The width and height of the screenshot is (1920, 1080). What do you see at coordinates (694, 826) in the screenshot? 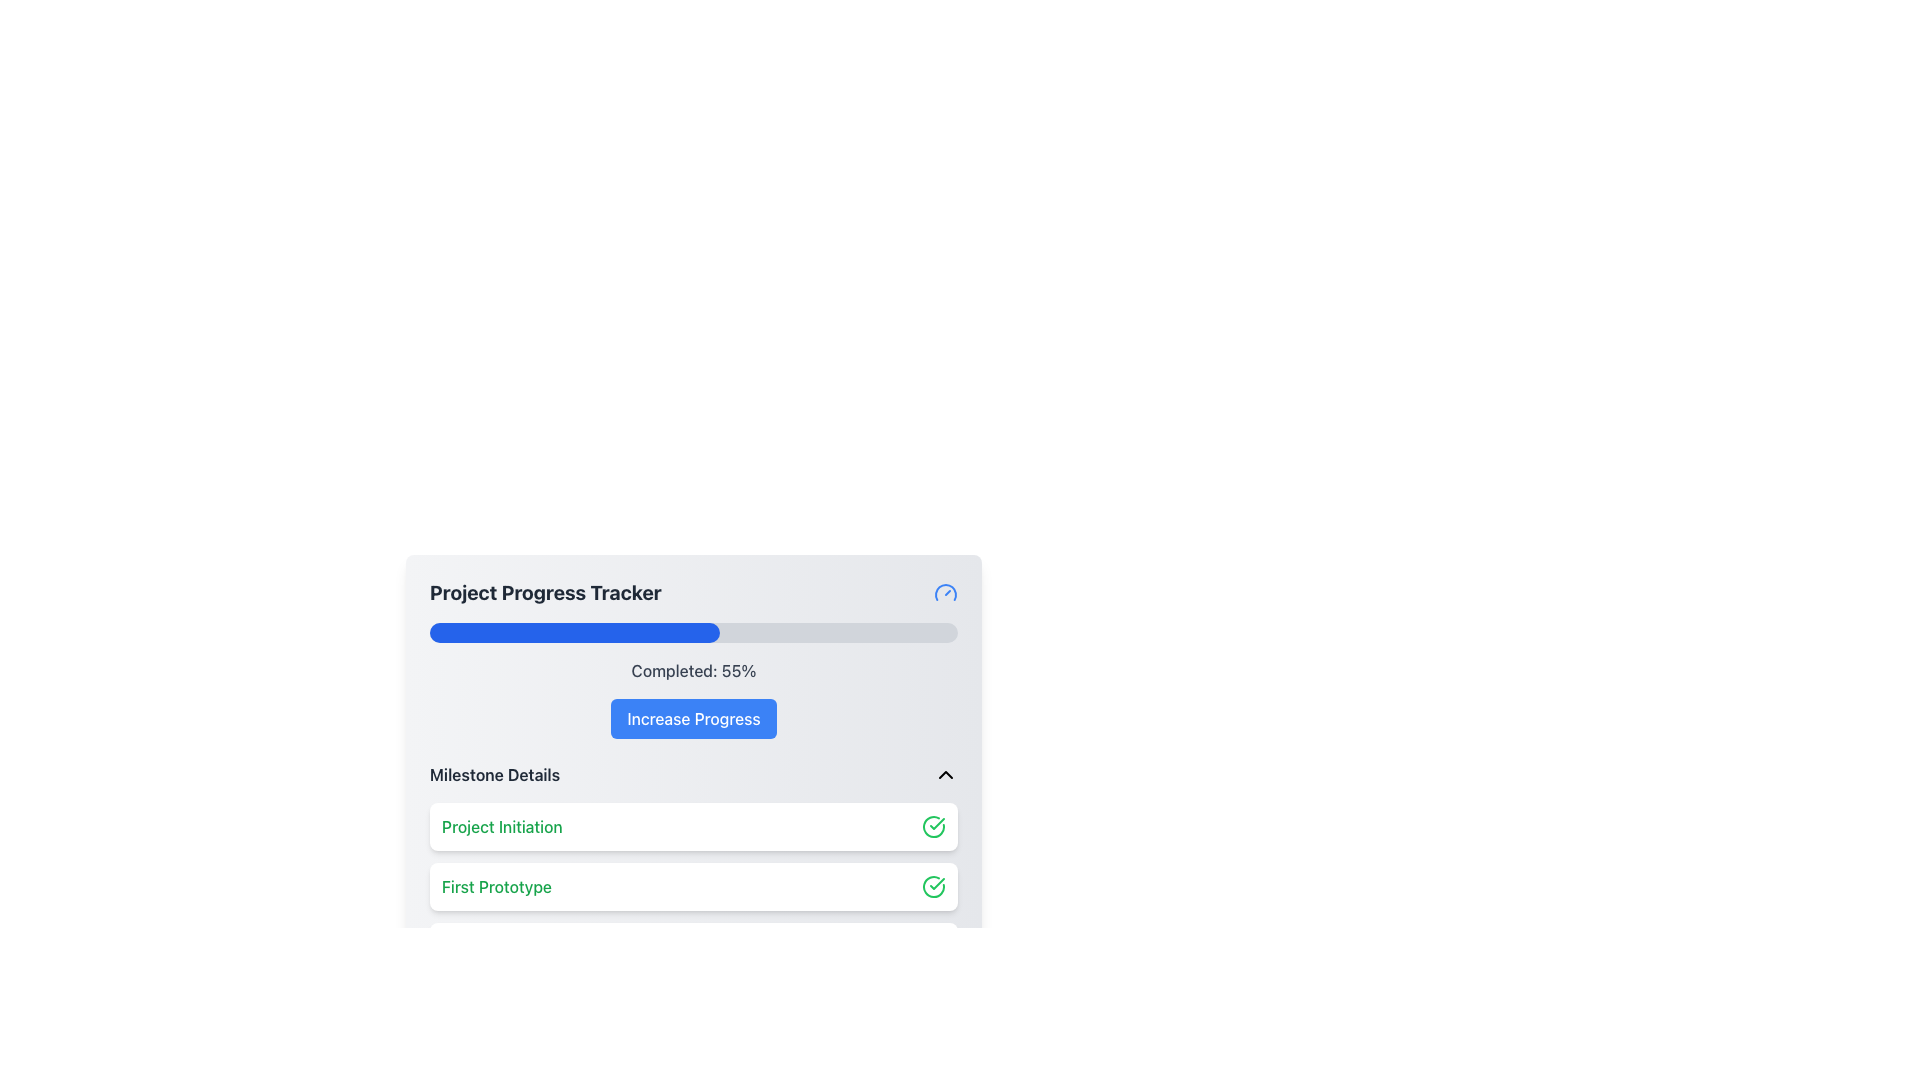
I see `the Informational section representing the milestone 'Project Initiation', which indicates it has been completed and is positioned under 'Milestone Details'` at bounding box center [694, 826].